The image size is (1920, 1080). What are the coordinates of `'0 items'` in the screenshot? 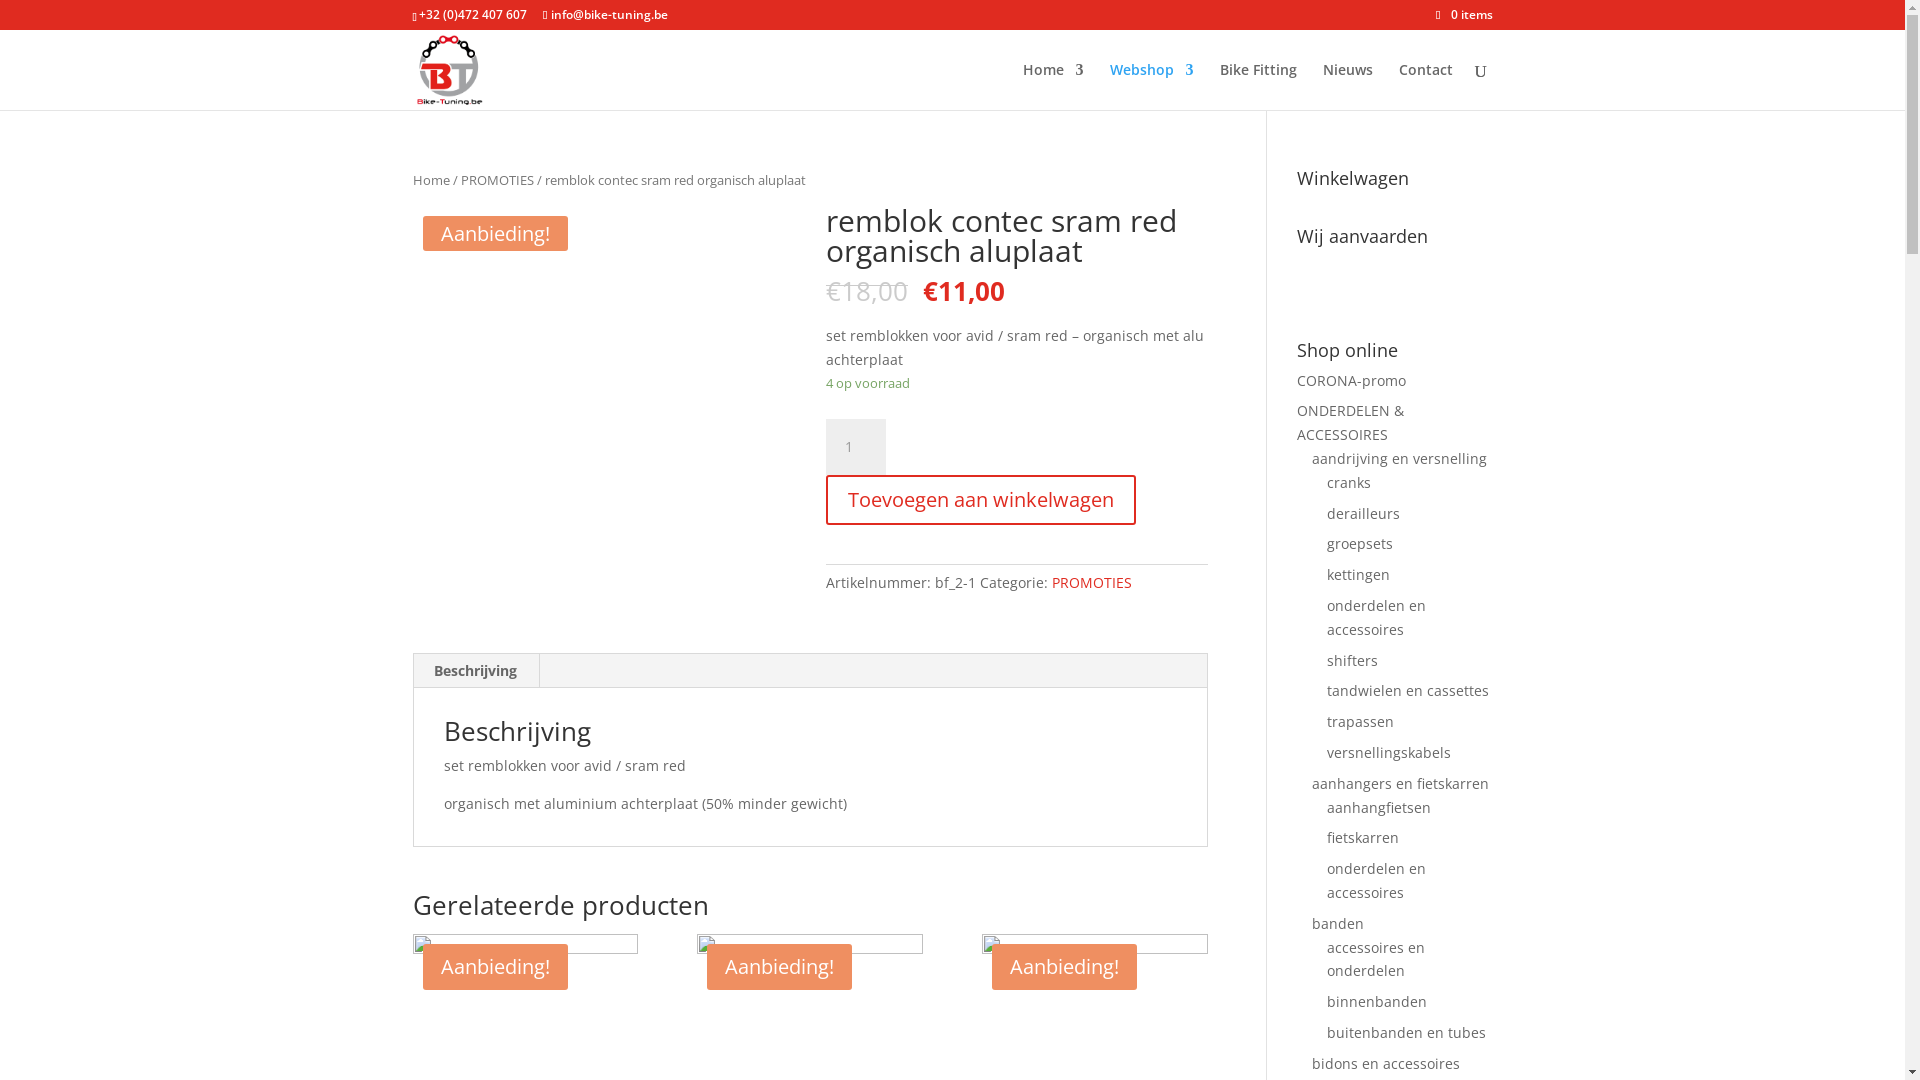 It's located at (1464, 14).